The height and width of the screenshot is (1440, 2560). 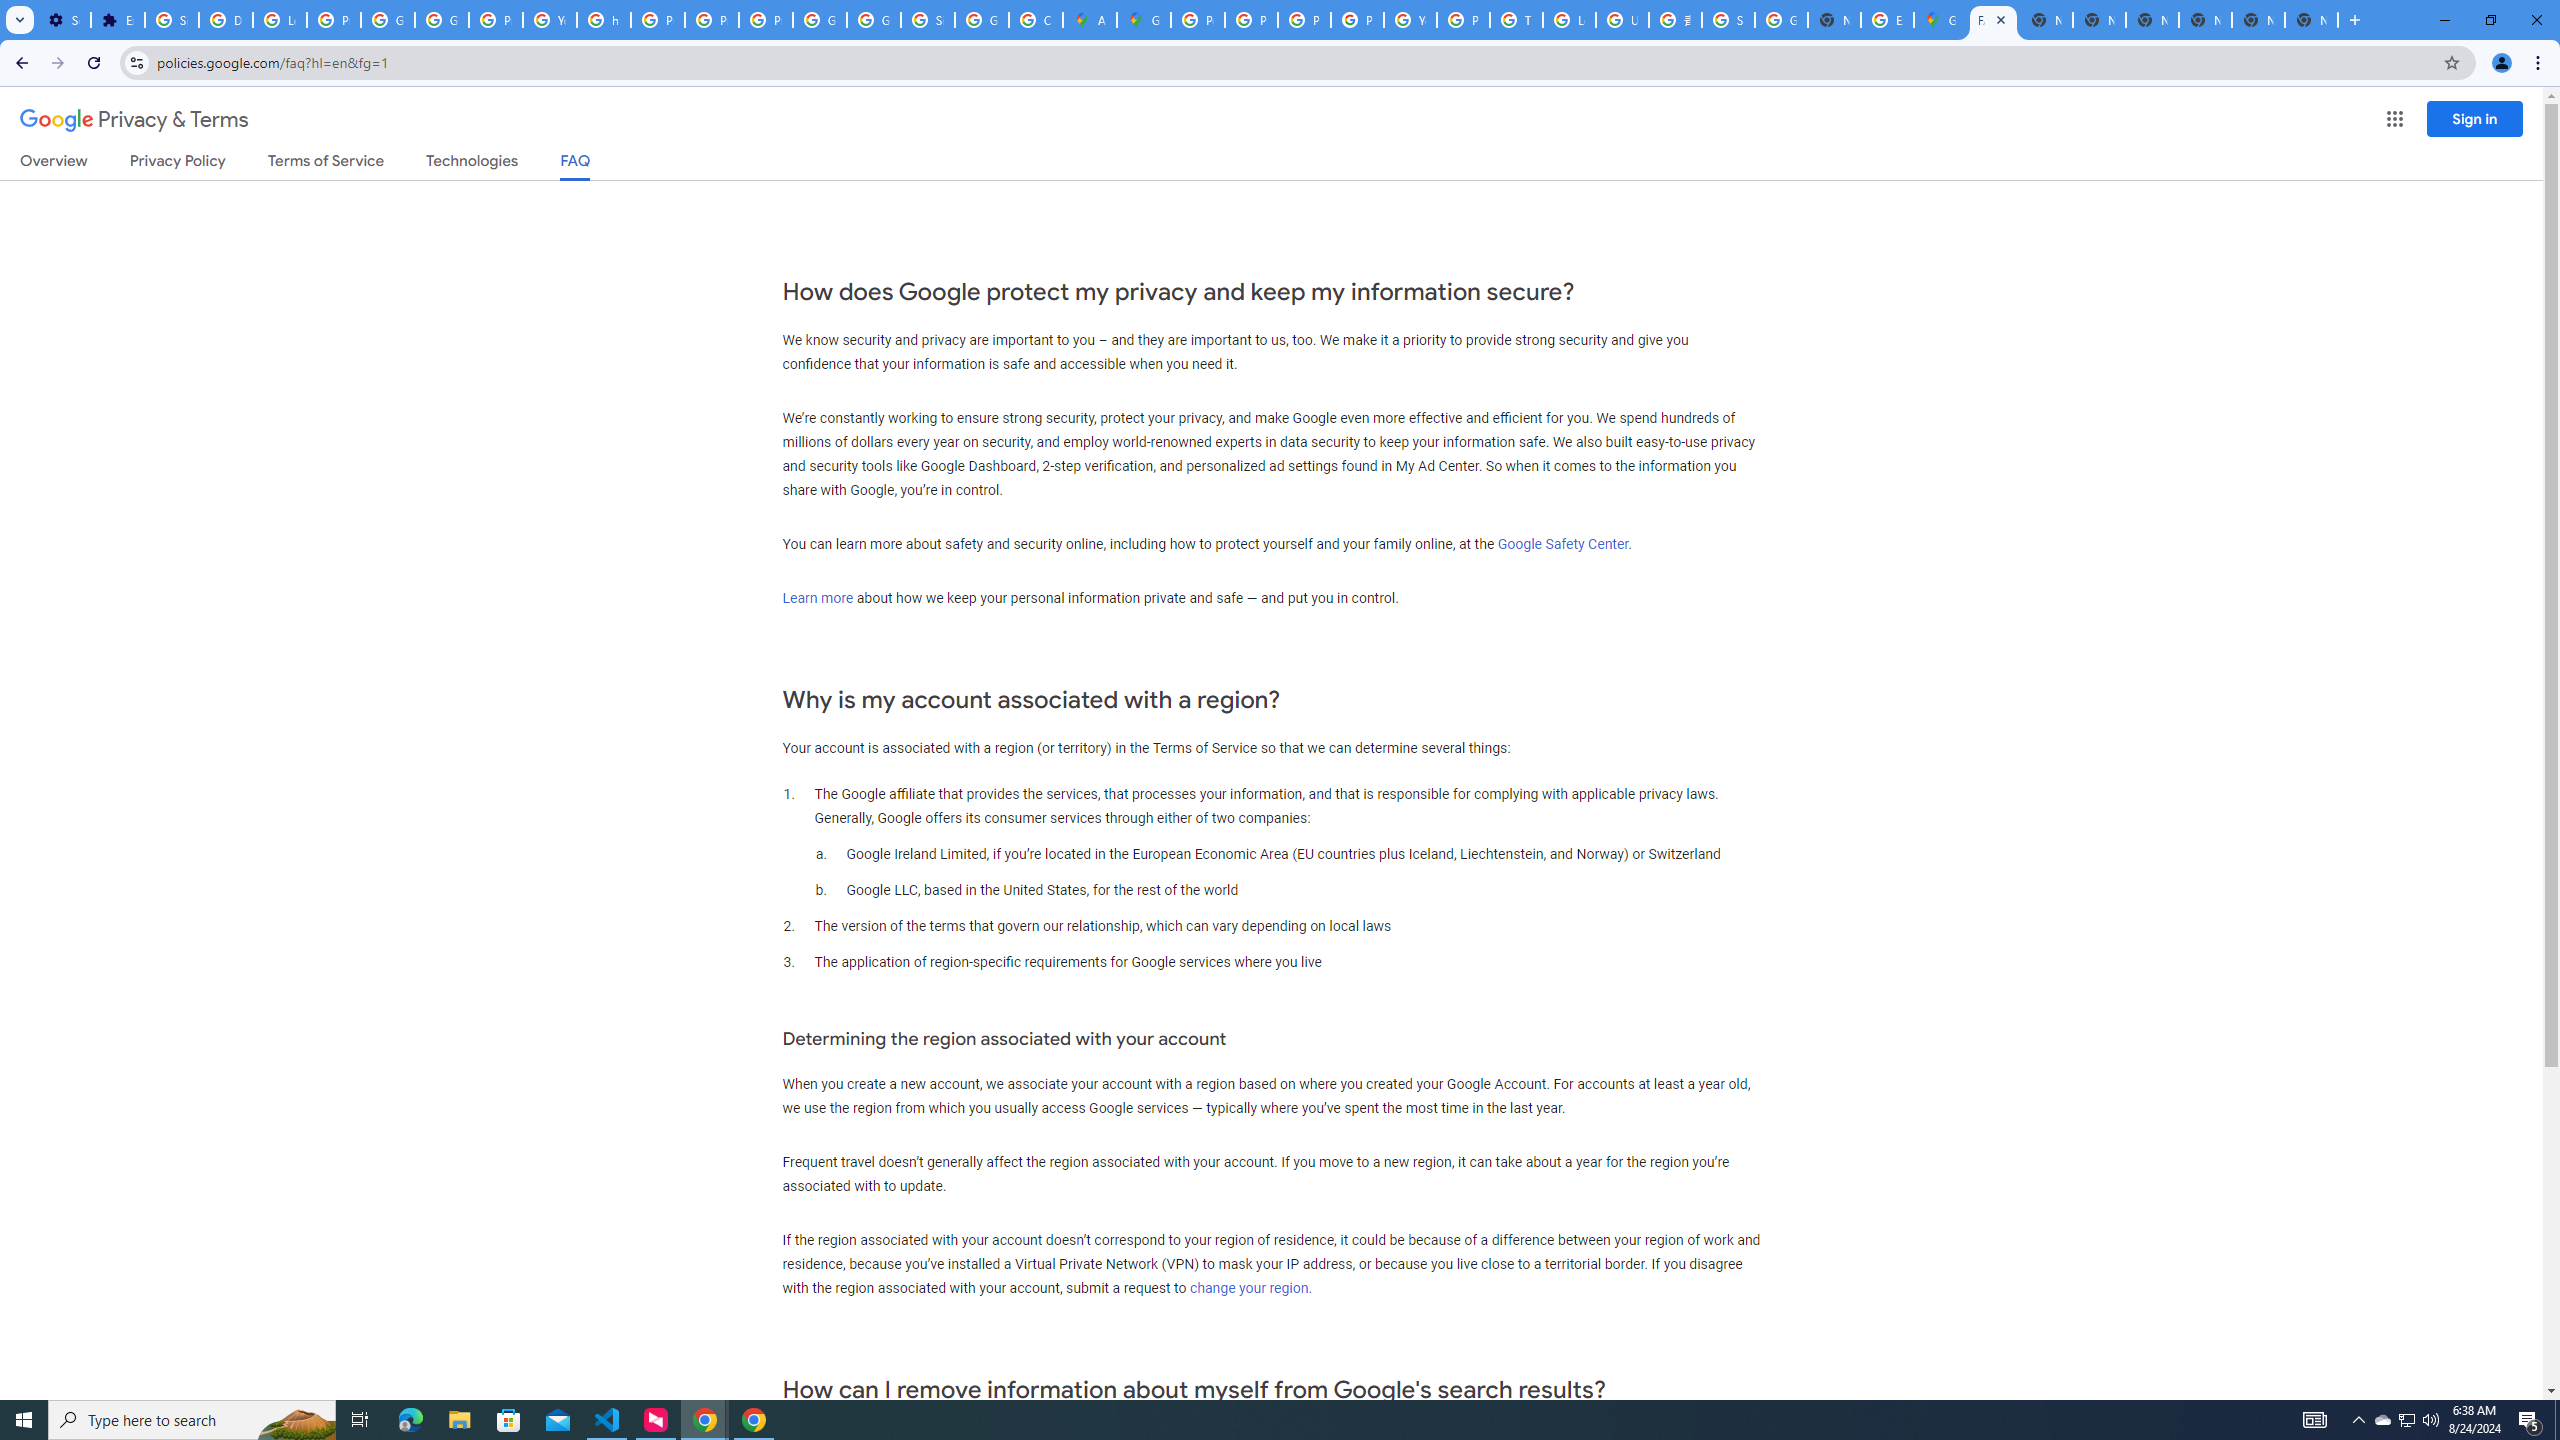 What do you see at coordinates (441, 19) in the screenshot?
I see `'Google Account Help'` at bounding box center [441, 19].